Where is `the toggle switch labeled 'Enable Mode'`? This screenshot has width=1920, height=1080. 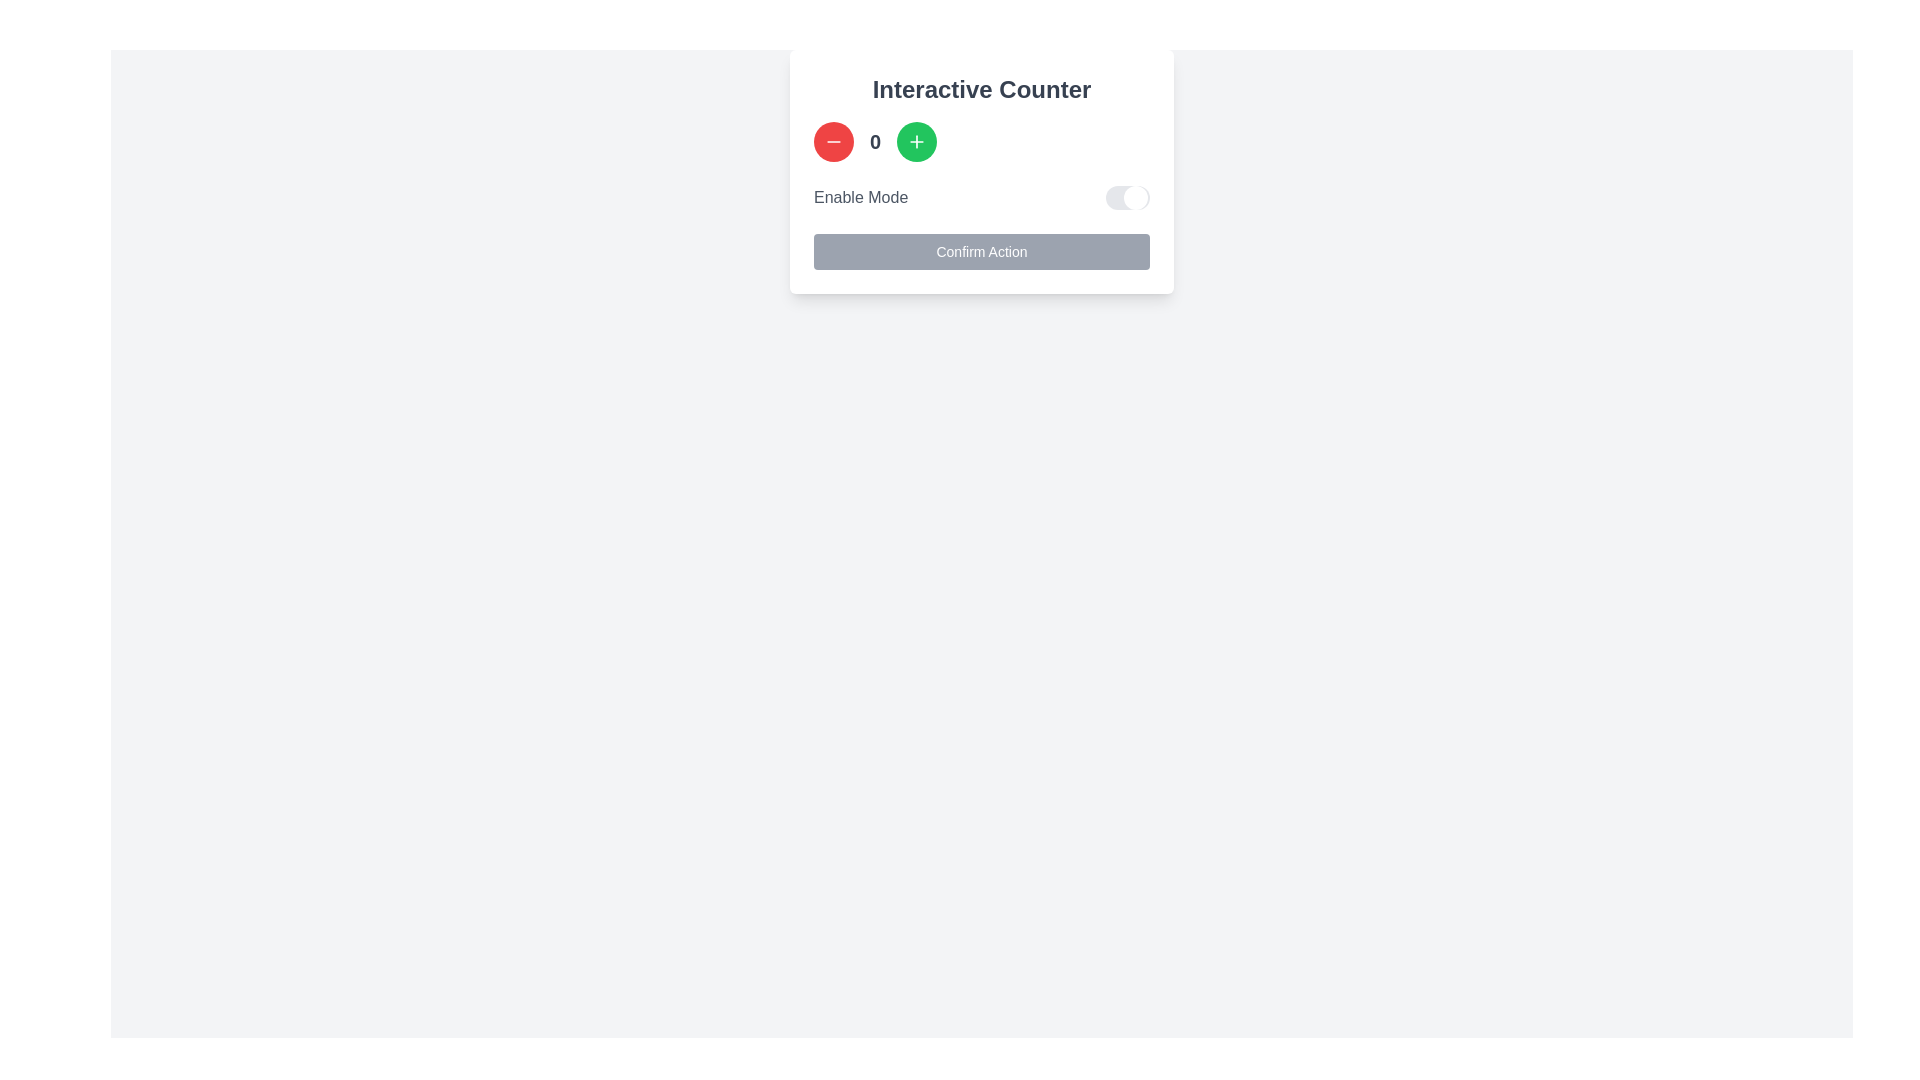
the toggle switch labeled 'Enable Mode' is located at coordinates (982, 197).